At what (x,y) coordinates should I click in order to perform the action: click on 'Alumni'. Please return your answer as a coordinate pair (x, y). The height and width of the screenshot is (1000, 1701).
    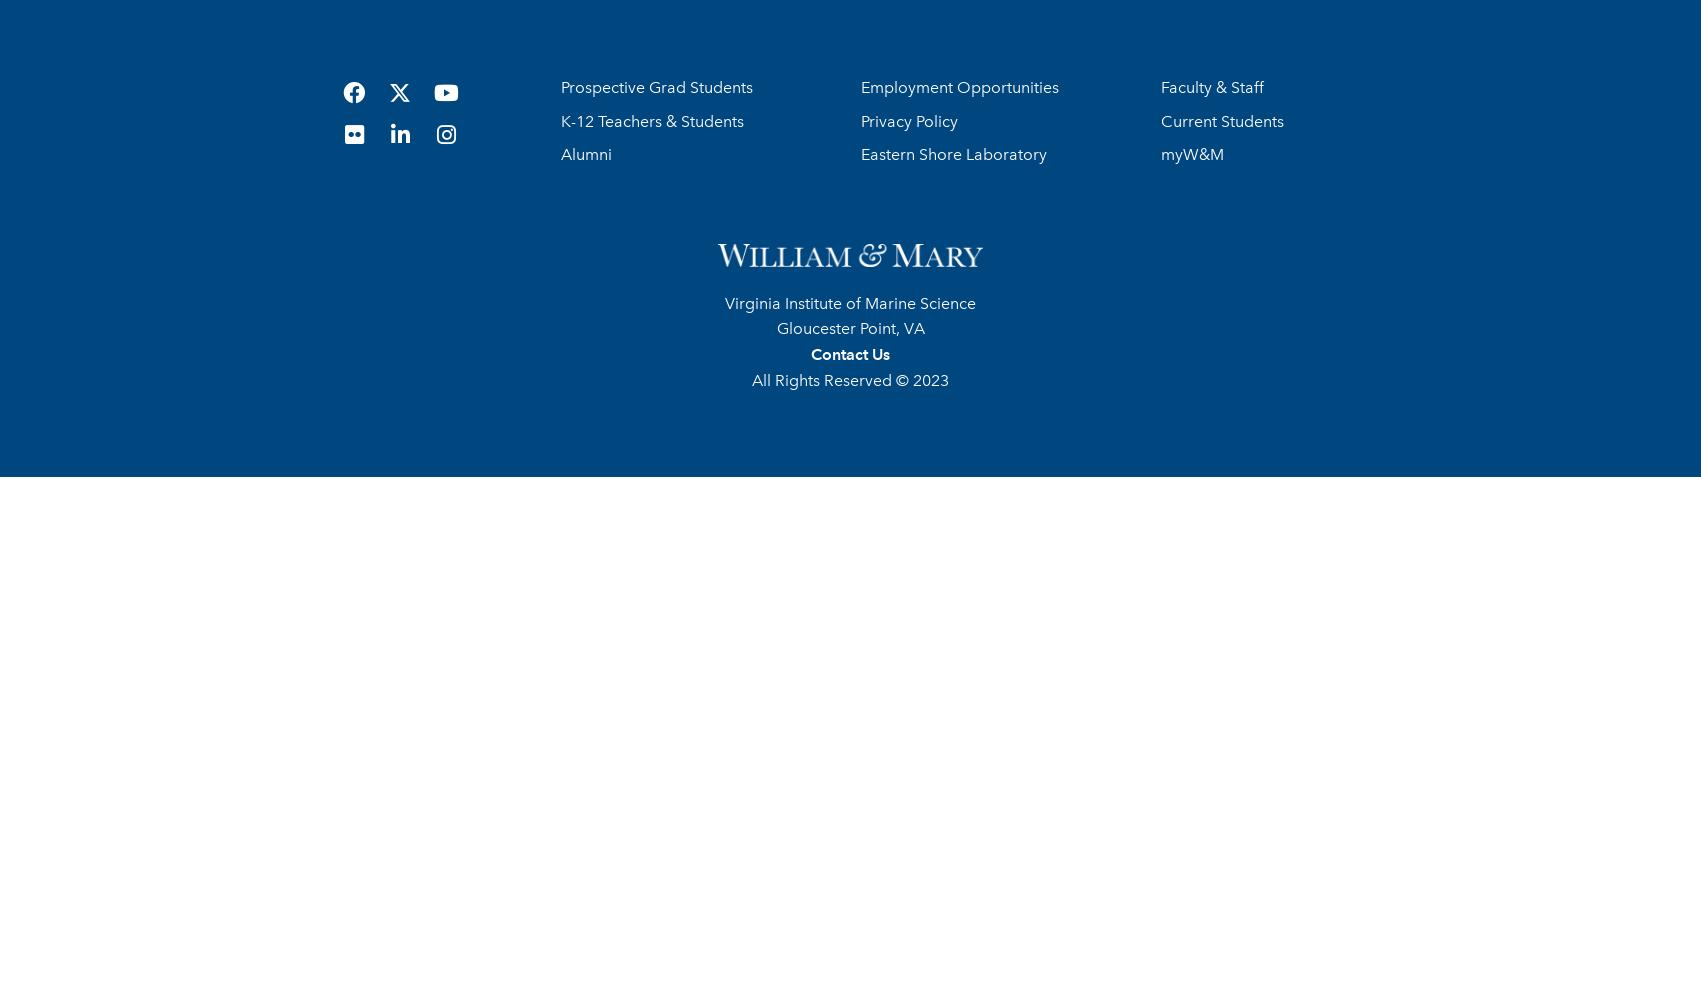
    Looking at the image, I should click on (585, 154).